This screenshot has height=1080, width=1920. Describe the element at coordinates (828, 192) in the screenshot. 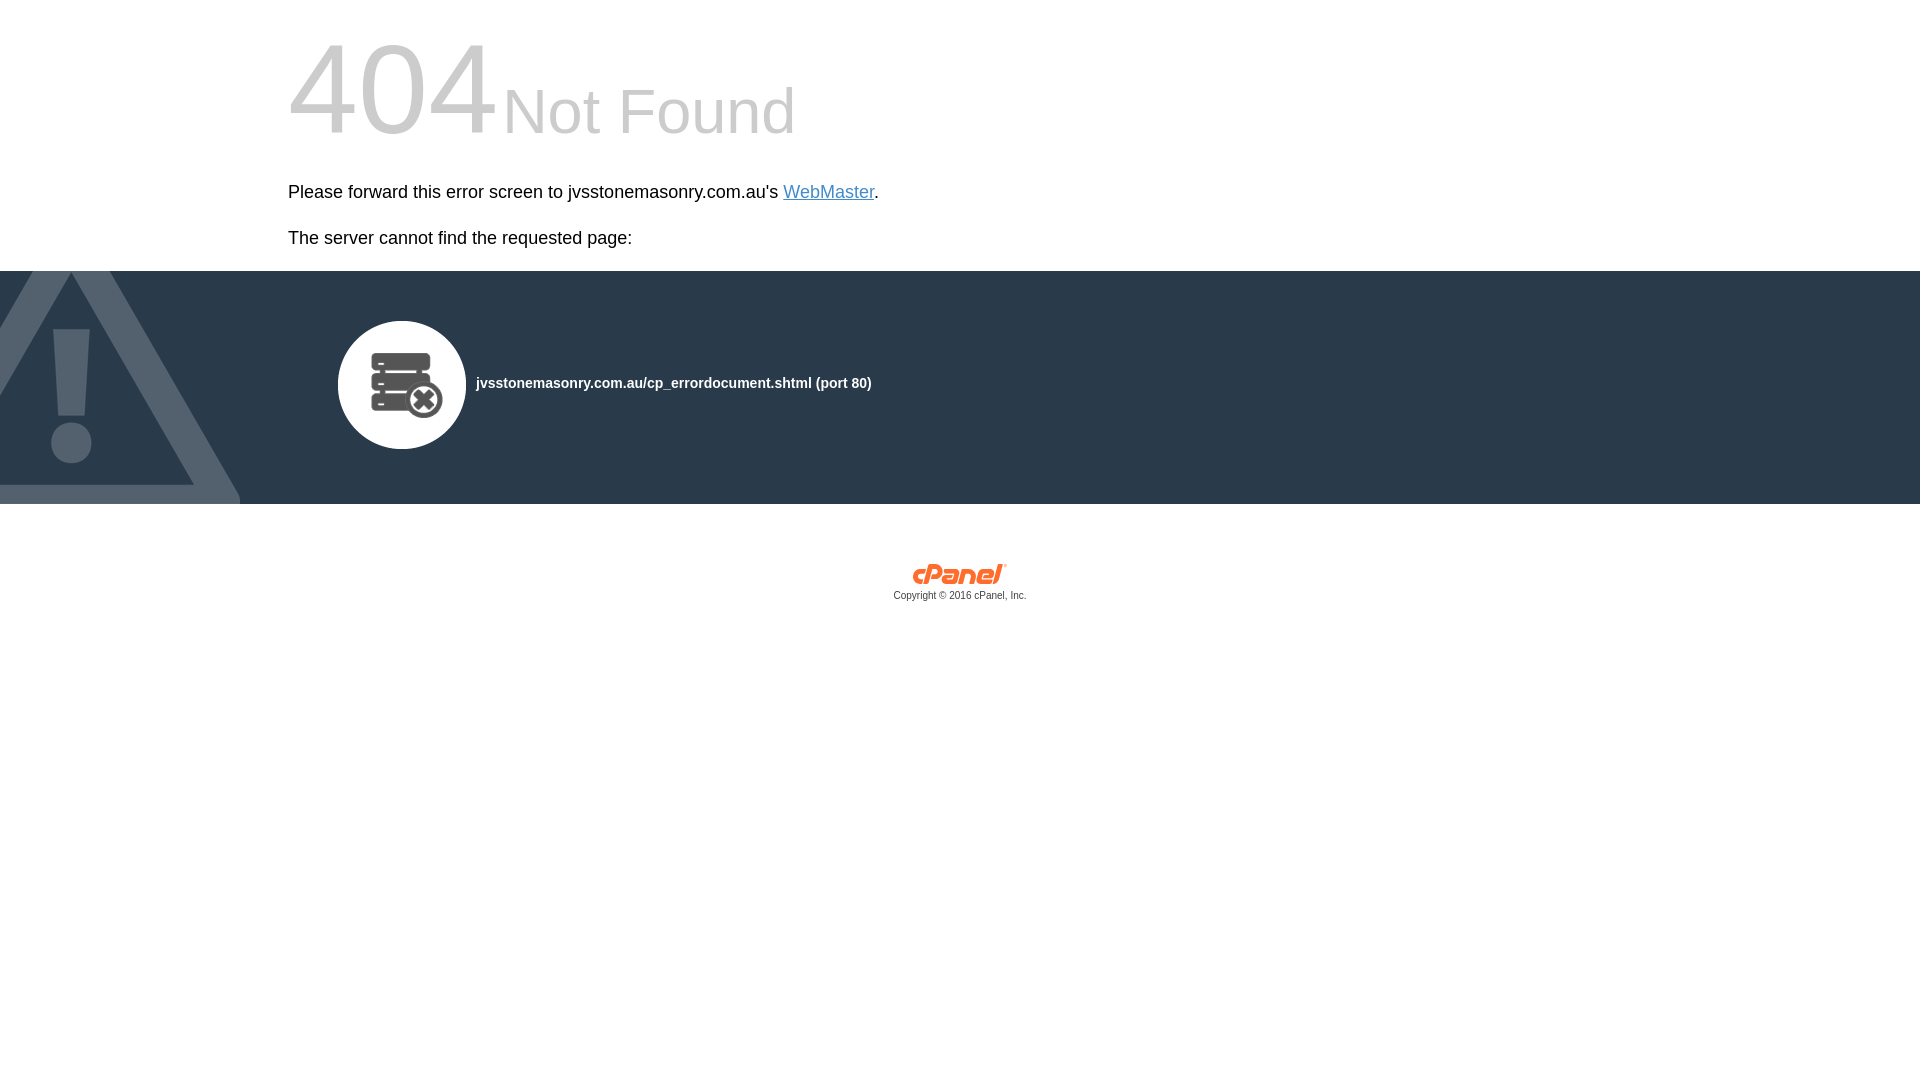

I see `'WebMaster'` at that location.